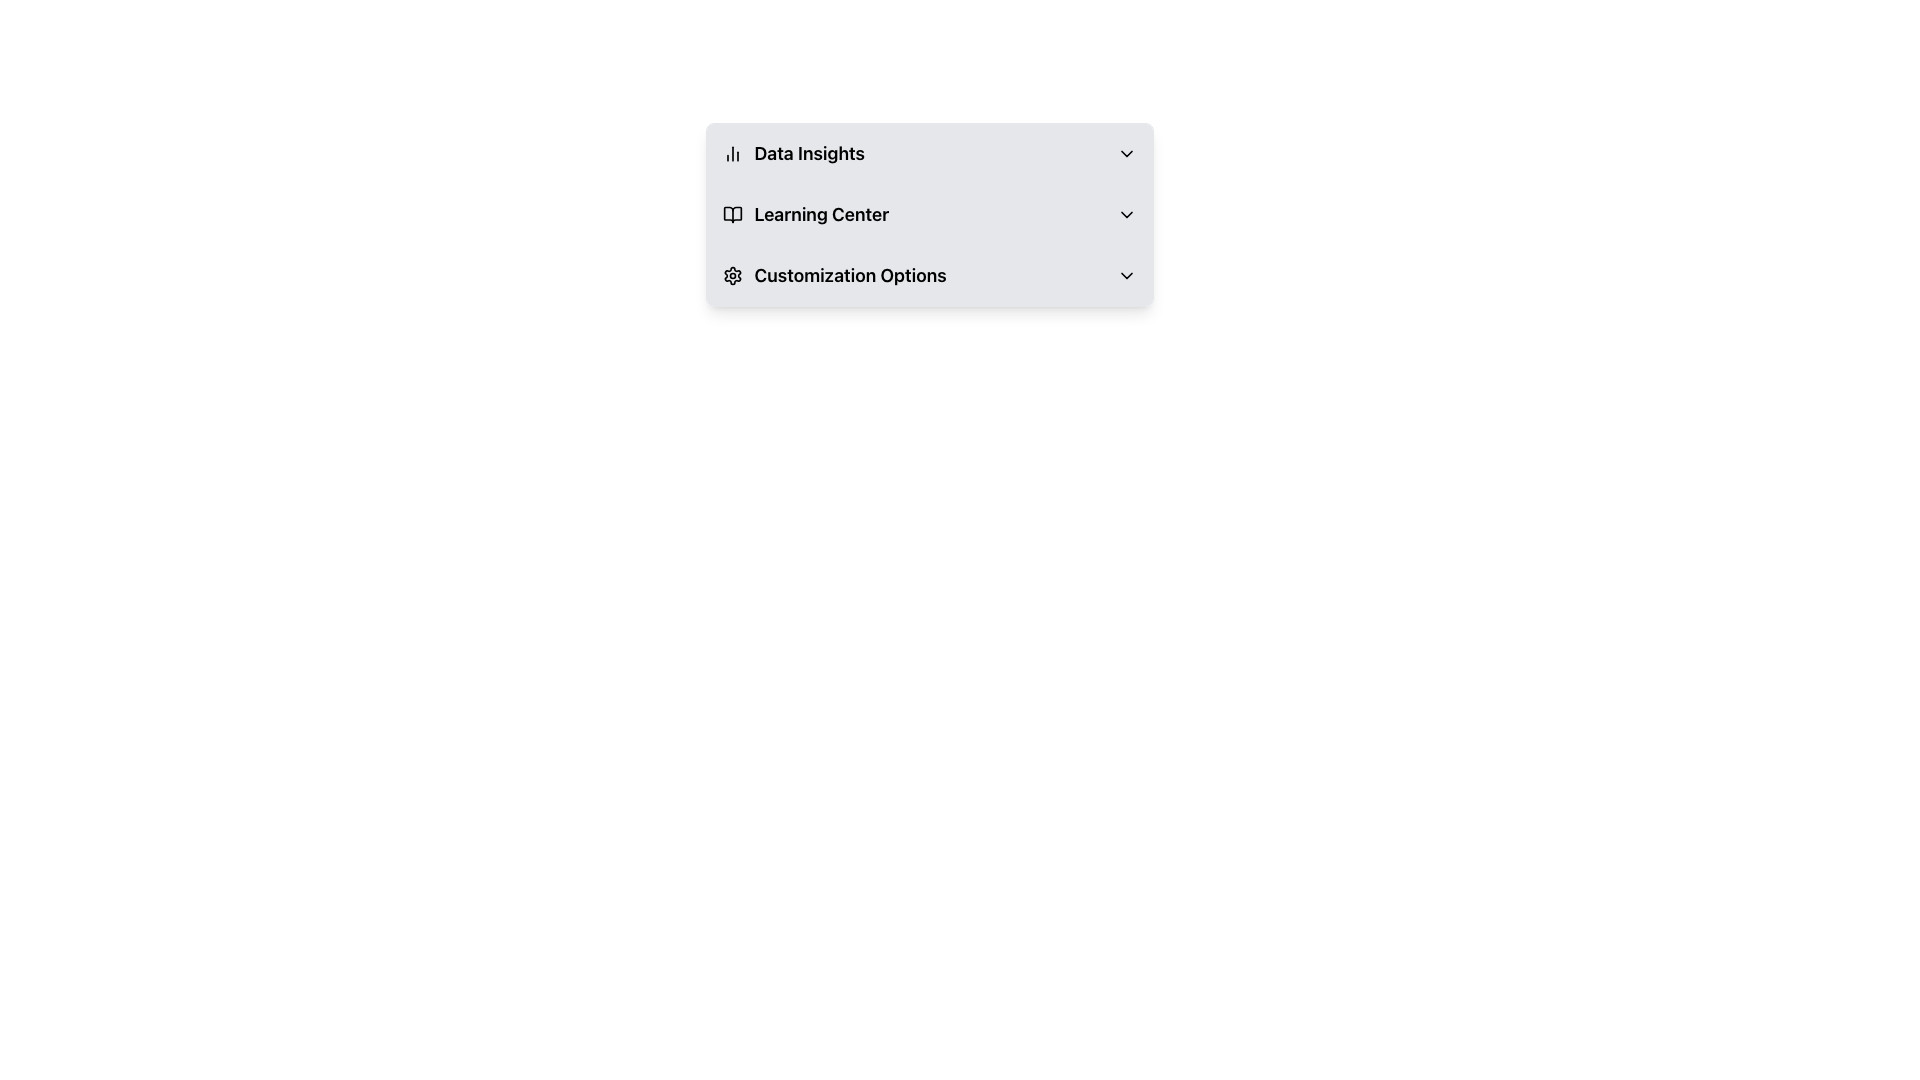 The image size is (1920, 1080). What do you see at coordinates (731, 215) in the screenshot?
I see `the open book icon located to the left of the 'Learning Center' text in the dropdown menu` at bounding box center [731, 215].